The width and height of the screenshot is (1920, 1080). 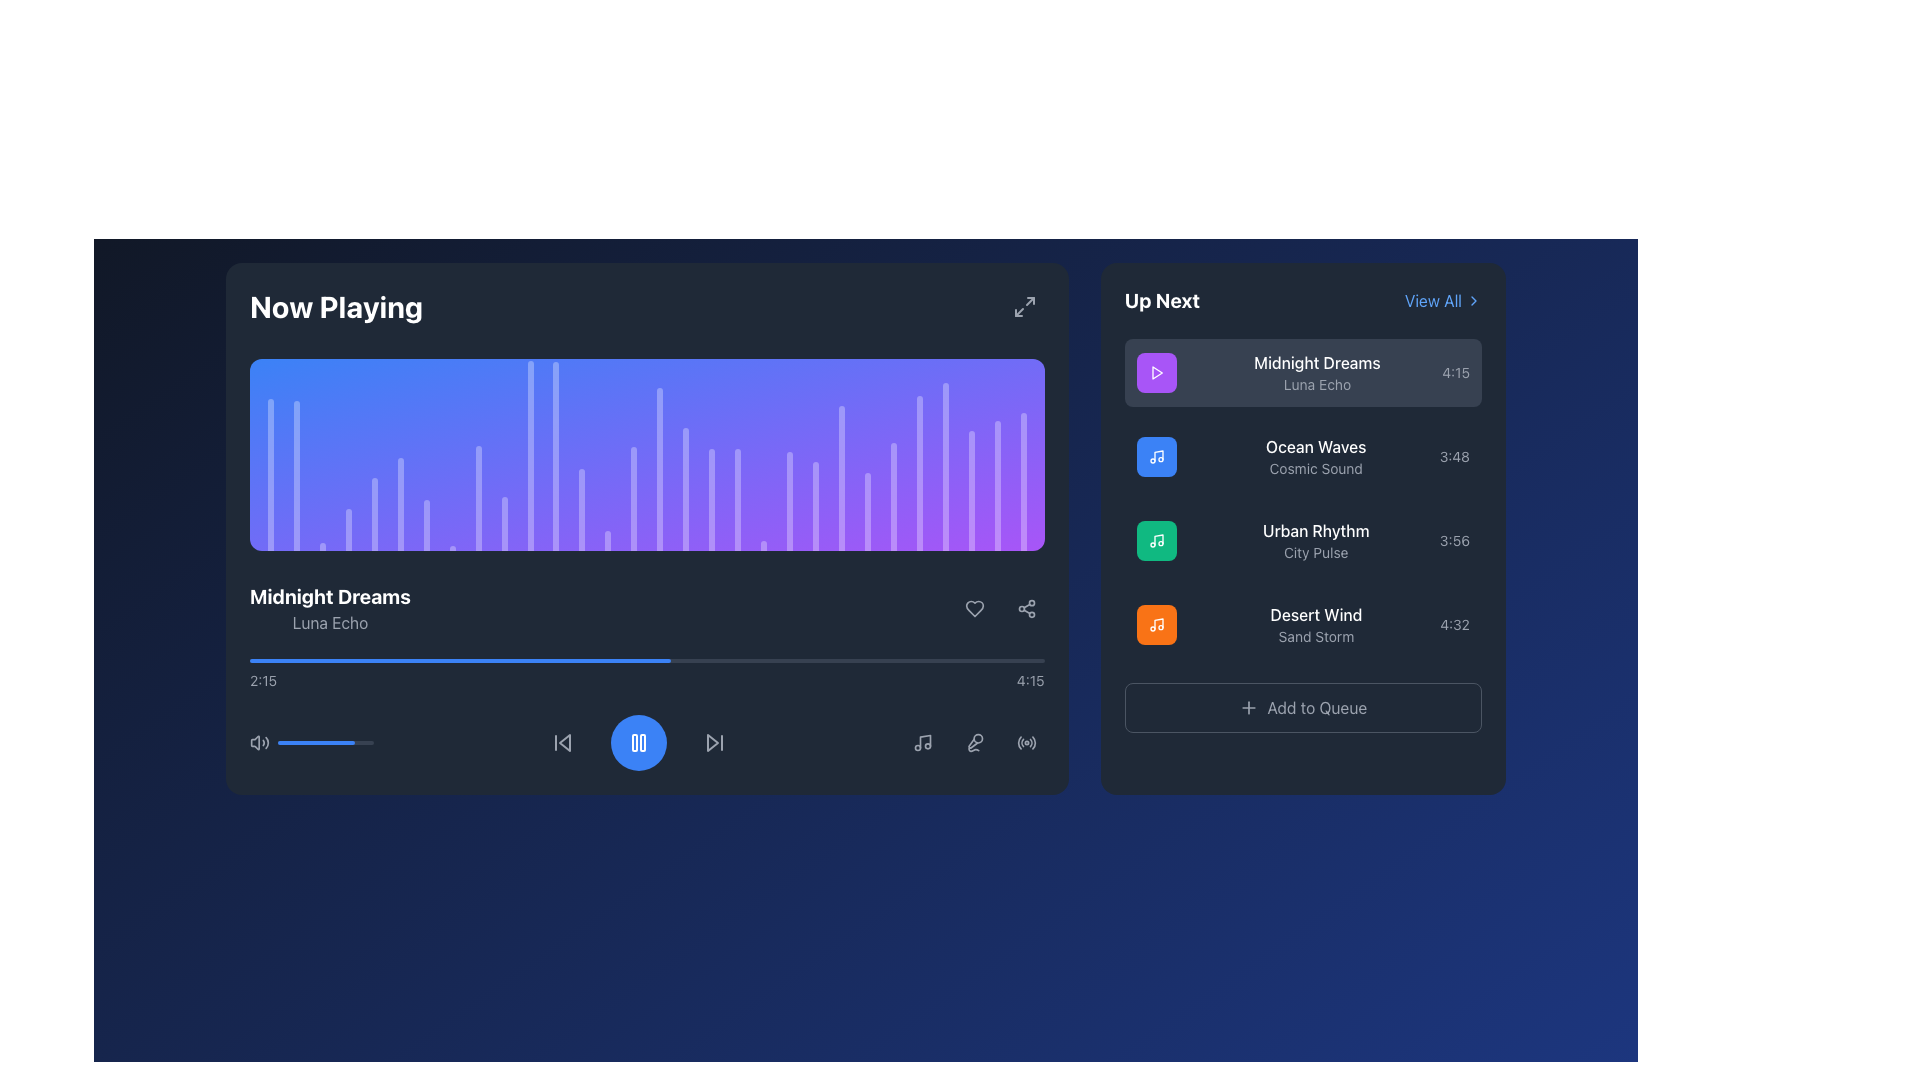 What do you see at coordinates (562, 743) in the screenshot?
I see `the first button on the left side of the playback controls to skip to the previous track in the playlist` at bounding box center [562, 743].